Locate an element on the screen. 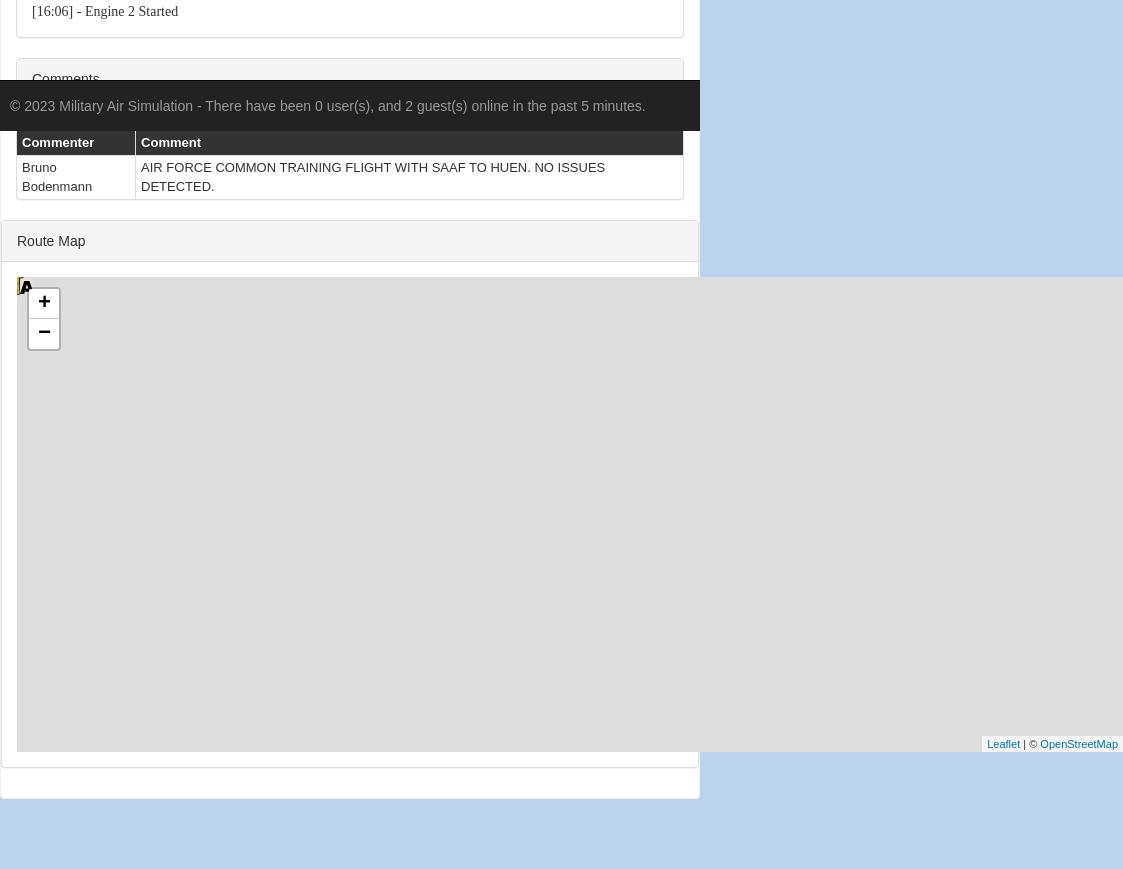 The width and height of the screenshot is (1123, 869). 'Route Map' is located at coordinates (49, 239).